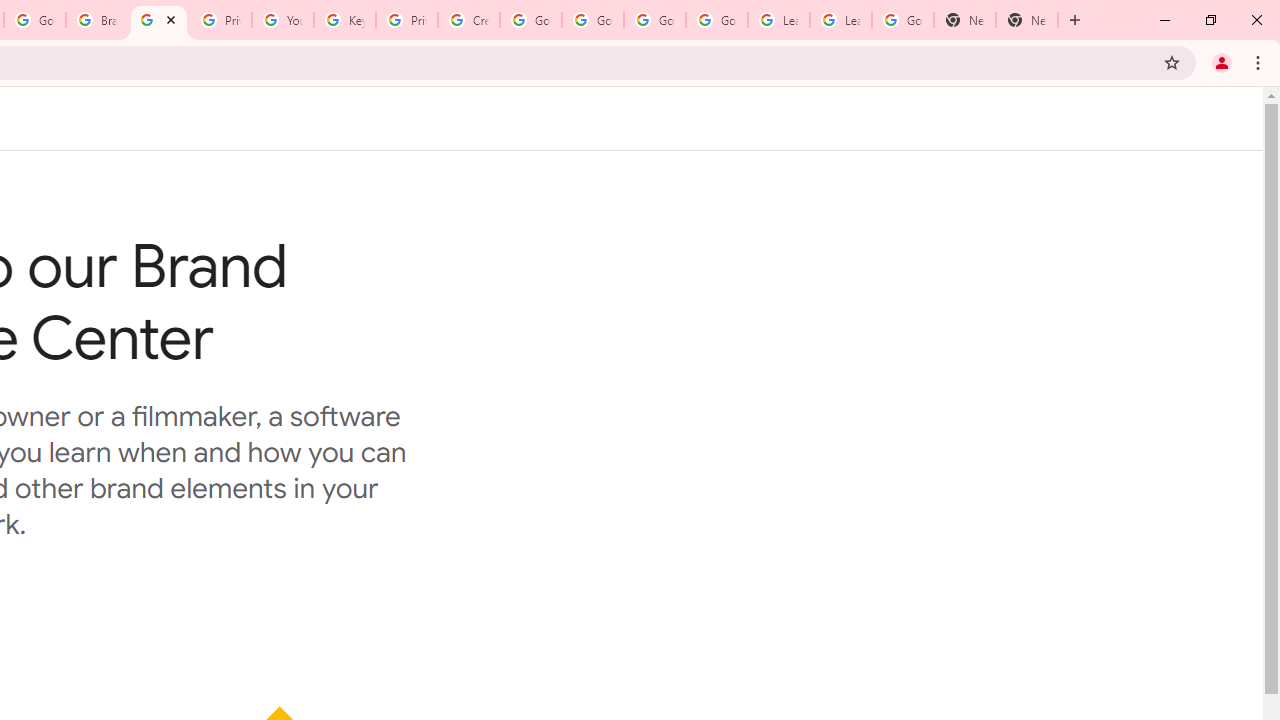  Describe the element at coordinates (468, 20) in the screenshot. I see `'Create your Google Account'` at that location.